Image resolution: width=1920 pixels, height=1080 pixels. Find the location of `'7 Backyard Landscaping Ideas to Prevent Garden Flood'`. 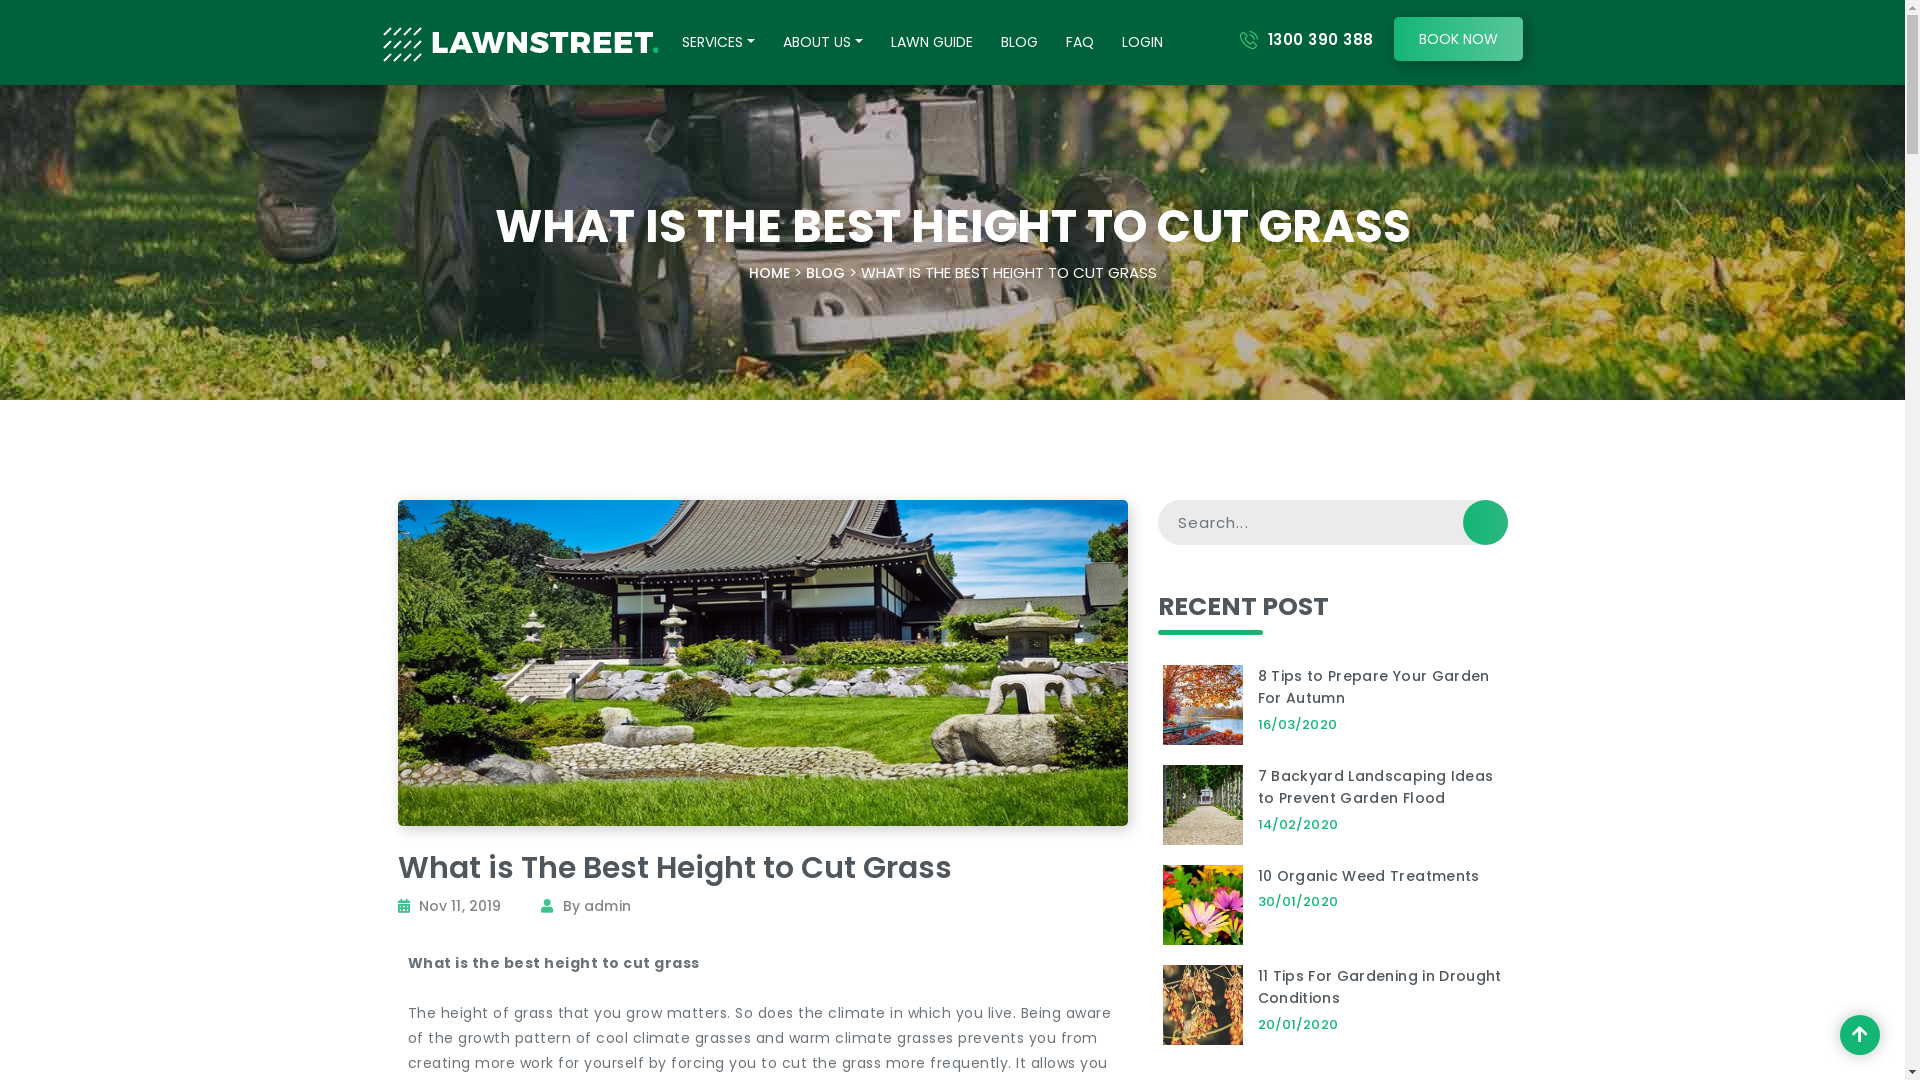

'7 Backyard Landscaping Ideas to Prevent Garden Flood' is located at coordinates (1375, 786).